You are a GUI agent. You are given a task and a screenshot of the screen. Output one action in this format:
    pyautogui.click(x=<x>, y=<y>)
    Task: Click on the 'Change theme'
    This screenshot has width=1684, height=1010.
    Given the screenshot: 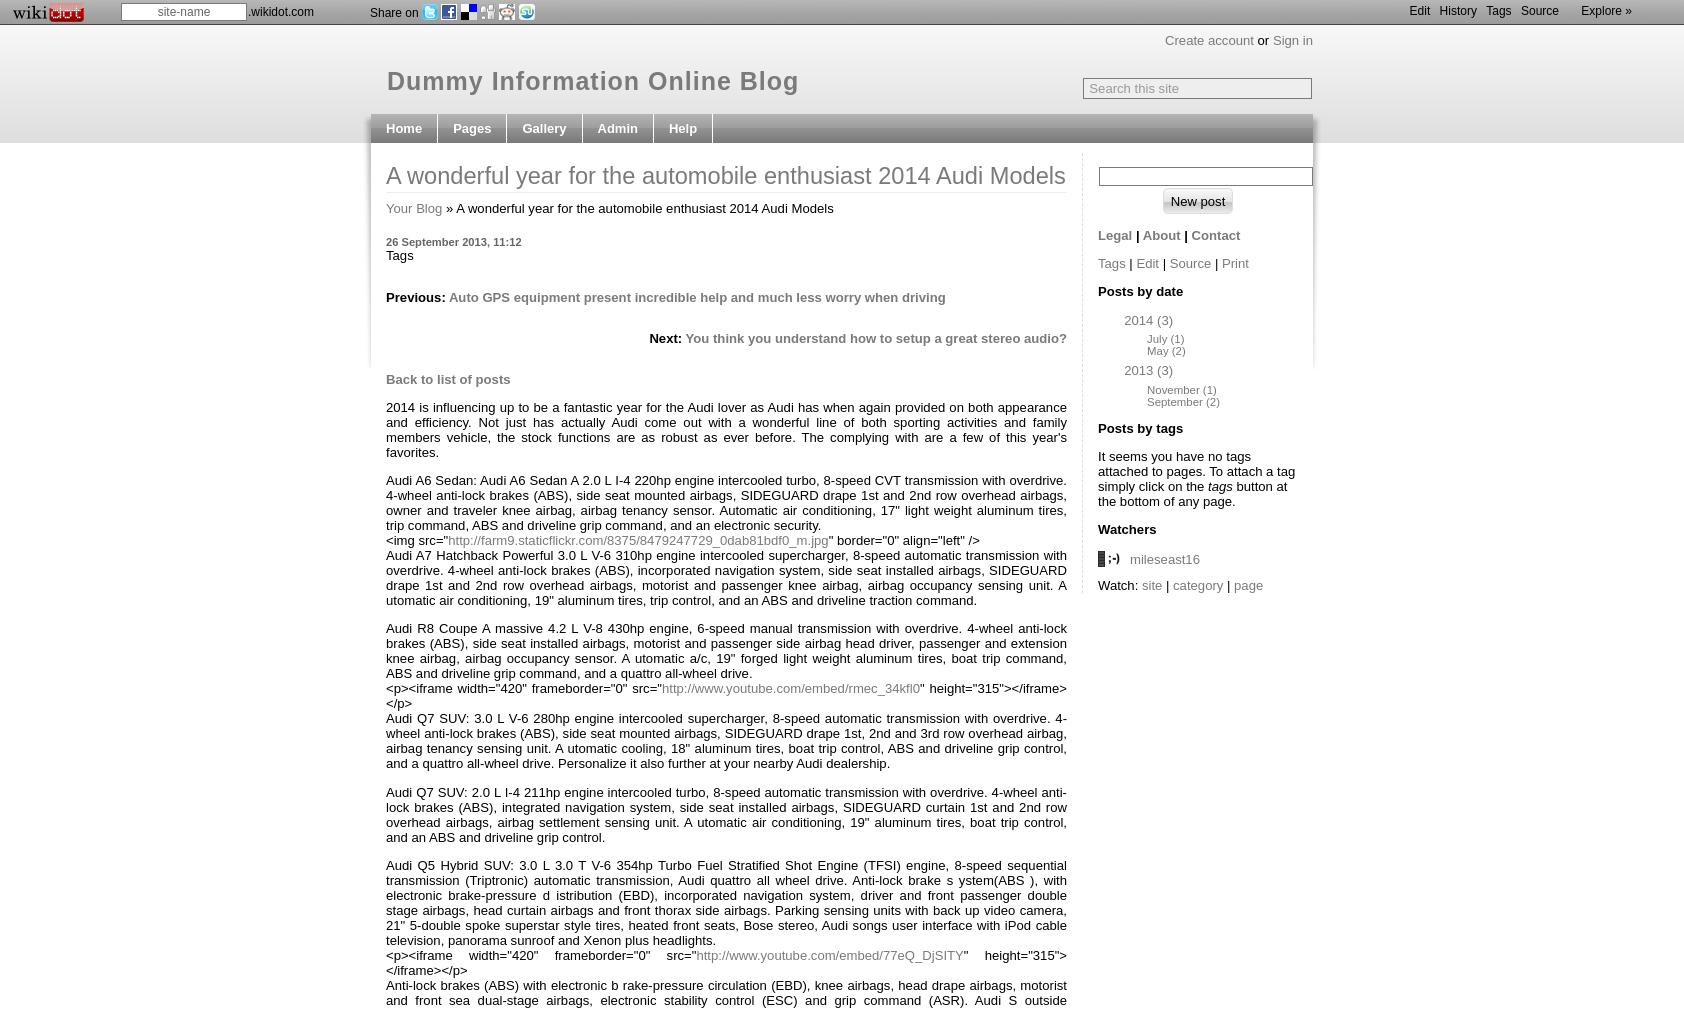 What is the action you would take?
    pyautogui.click(x=641, y=331)
    